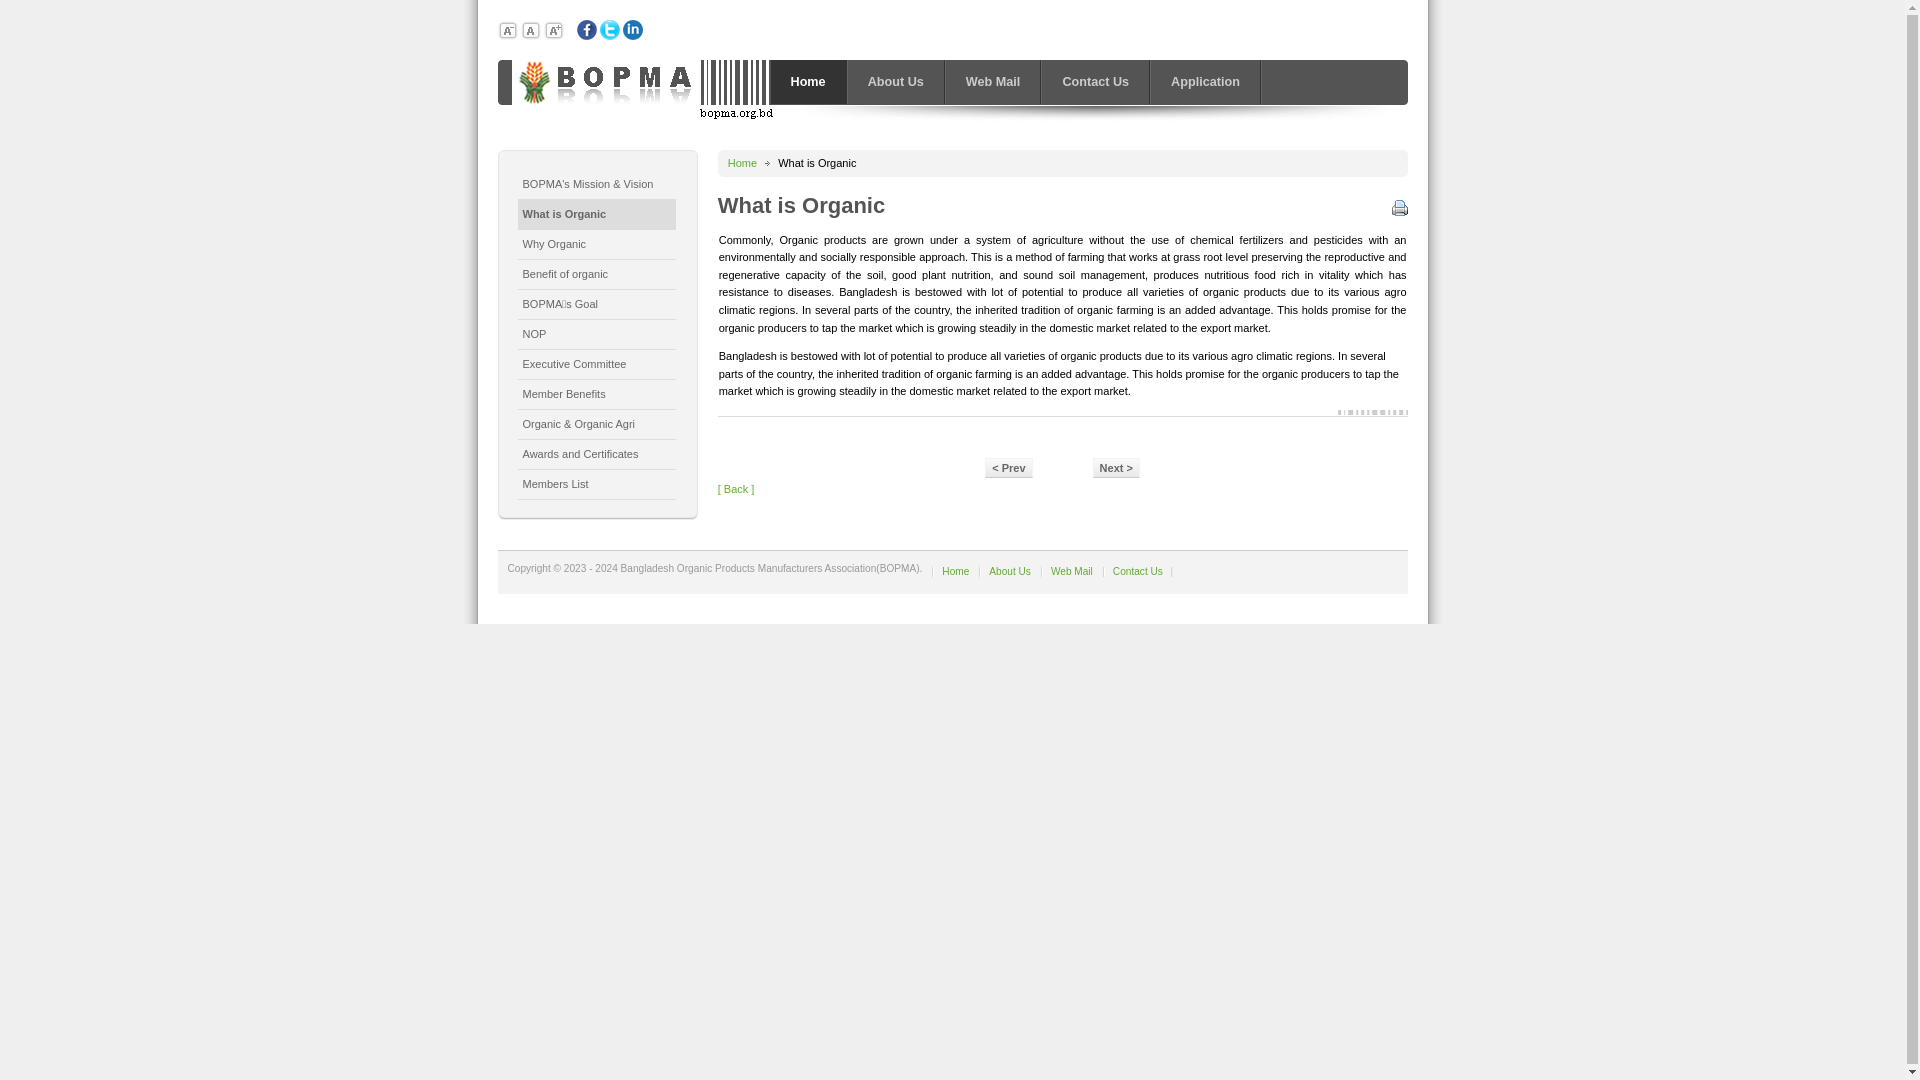 This screenshot has height=1080, width=1920. Describe the element at coordinates (1102, 571) in the screenshot. I see `'Contact Us'` at that location.